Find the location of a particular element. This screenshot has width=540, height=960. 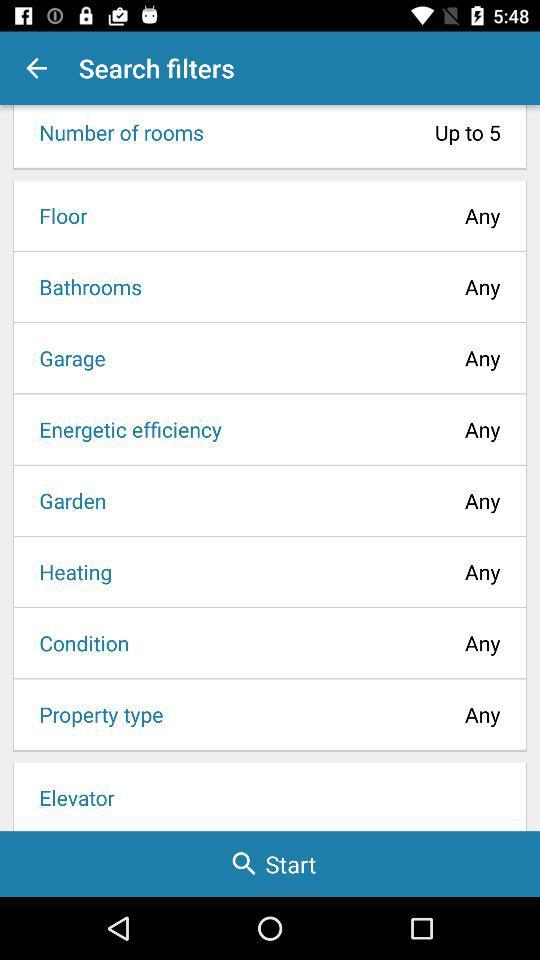

the icon to the left of the any item is located at coordinates (93, 714).